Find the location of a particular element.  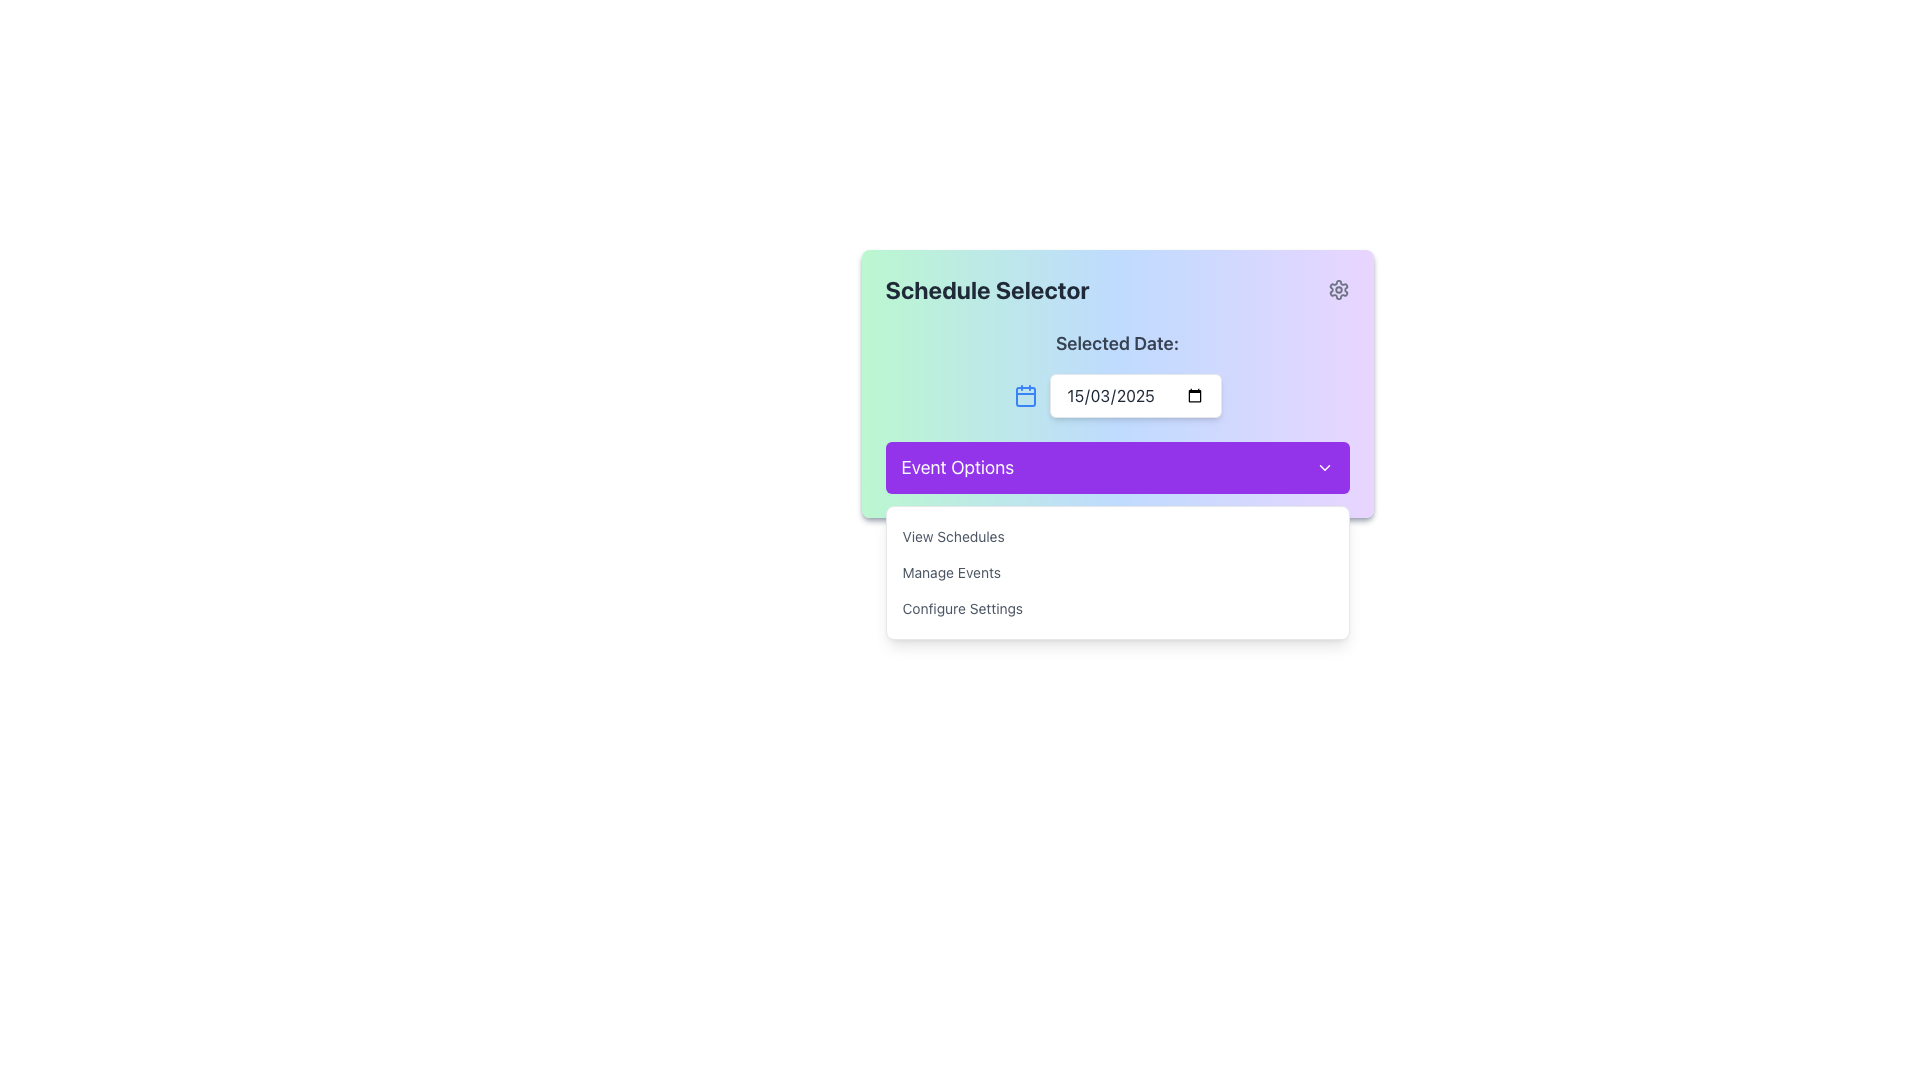

the first option in the dropdown menu under 'Event Options' is located at coordinates (1116, 535).